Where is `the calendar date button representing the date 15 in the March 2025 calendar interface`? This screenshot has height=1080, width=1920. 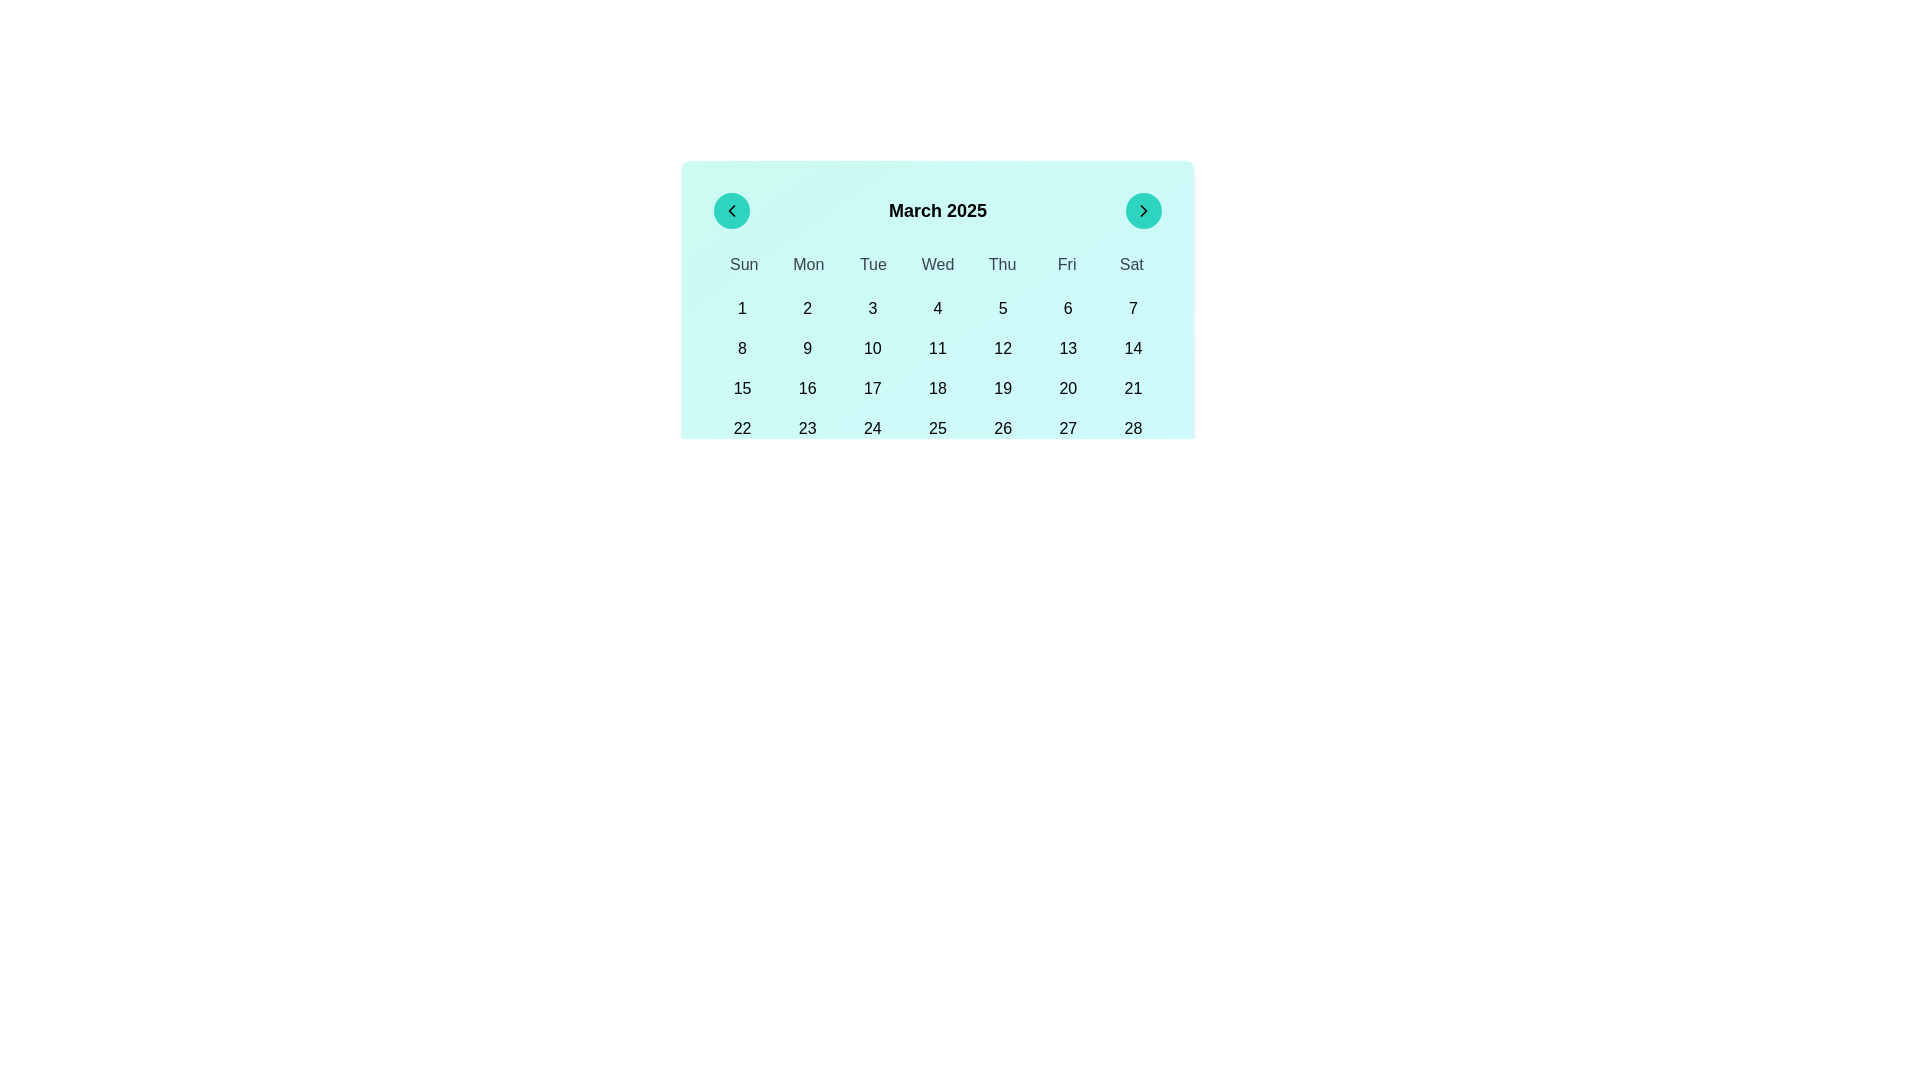
the calendar date button representing the date 15 in the March 2025 calendar interface is located at coordinates (741, 389).